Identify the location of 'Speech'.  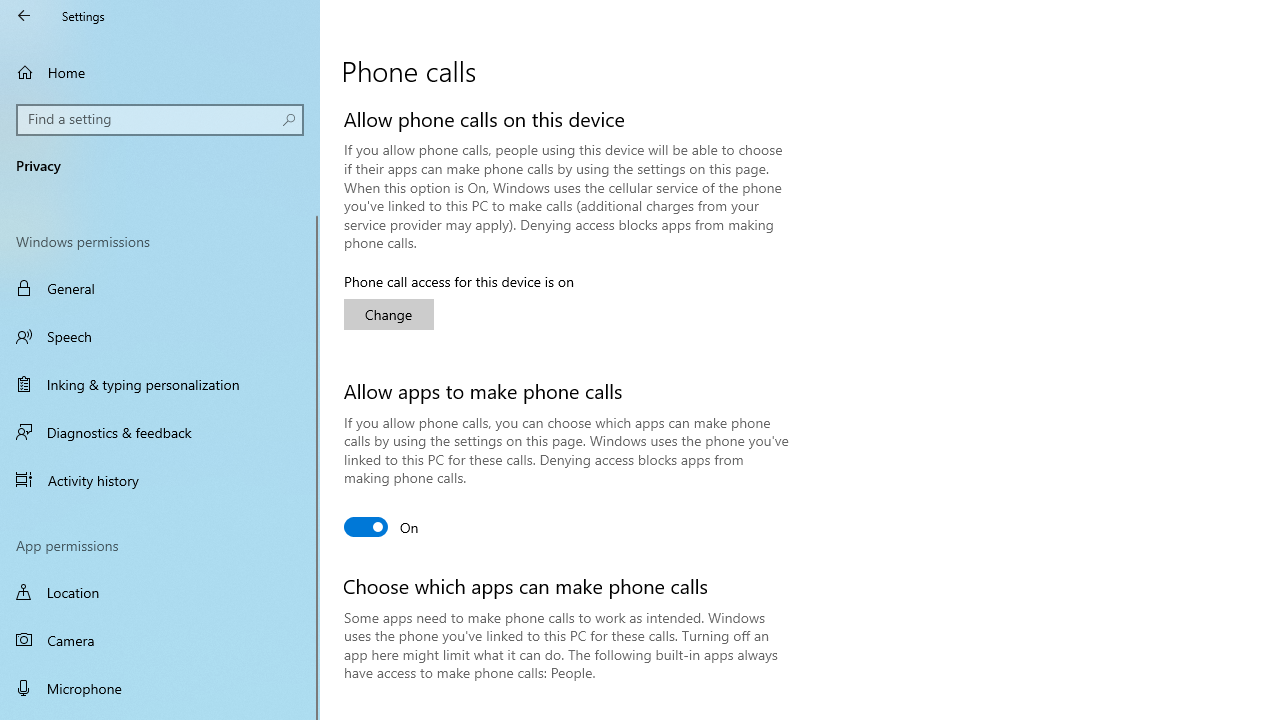
(160, 334).